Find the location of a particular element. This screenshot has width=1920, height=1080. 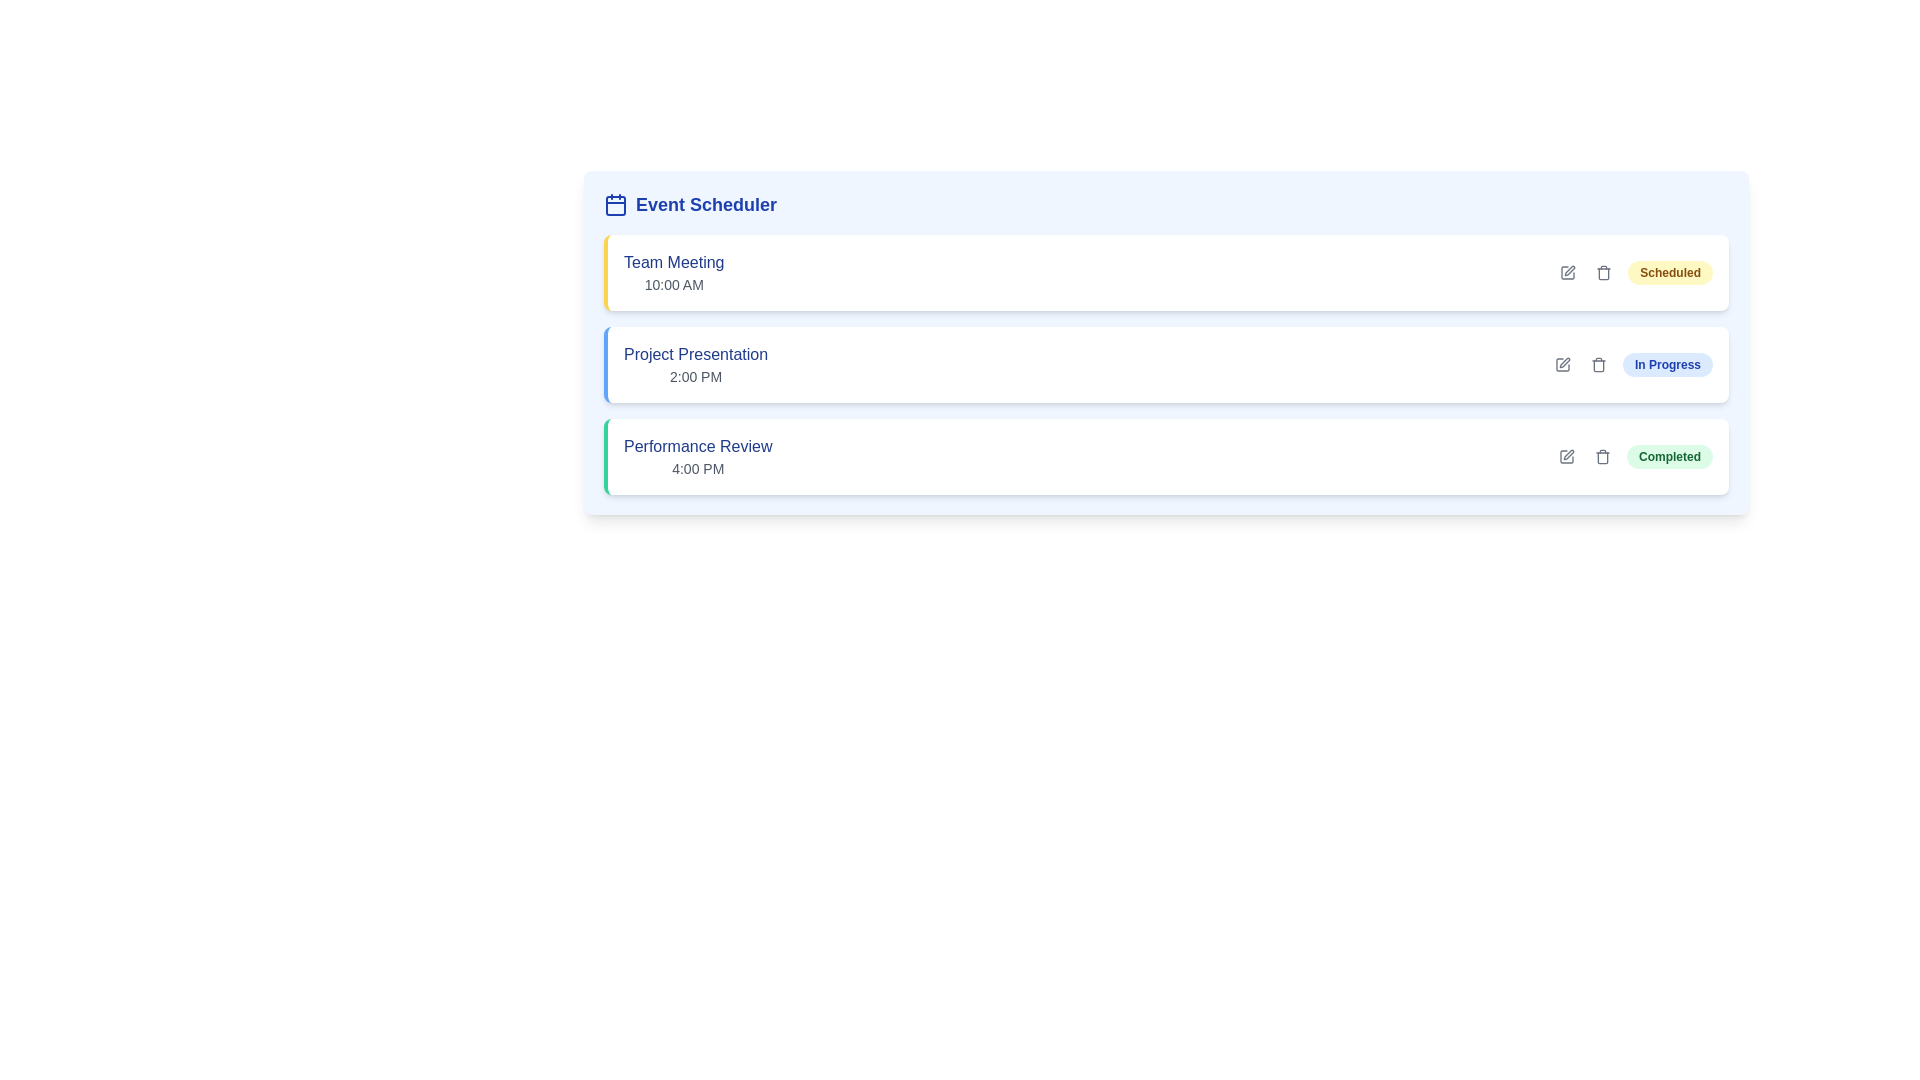

the pen-shaped edit icon located at the top entry of the 'Team Meeting' event is located at coordinates (1569, 270).